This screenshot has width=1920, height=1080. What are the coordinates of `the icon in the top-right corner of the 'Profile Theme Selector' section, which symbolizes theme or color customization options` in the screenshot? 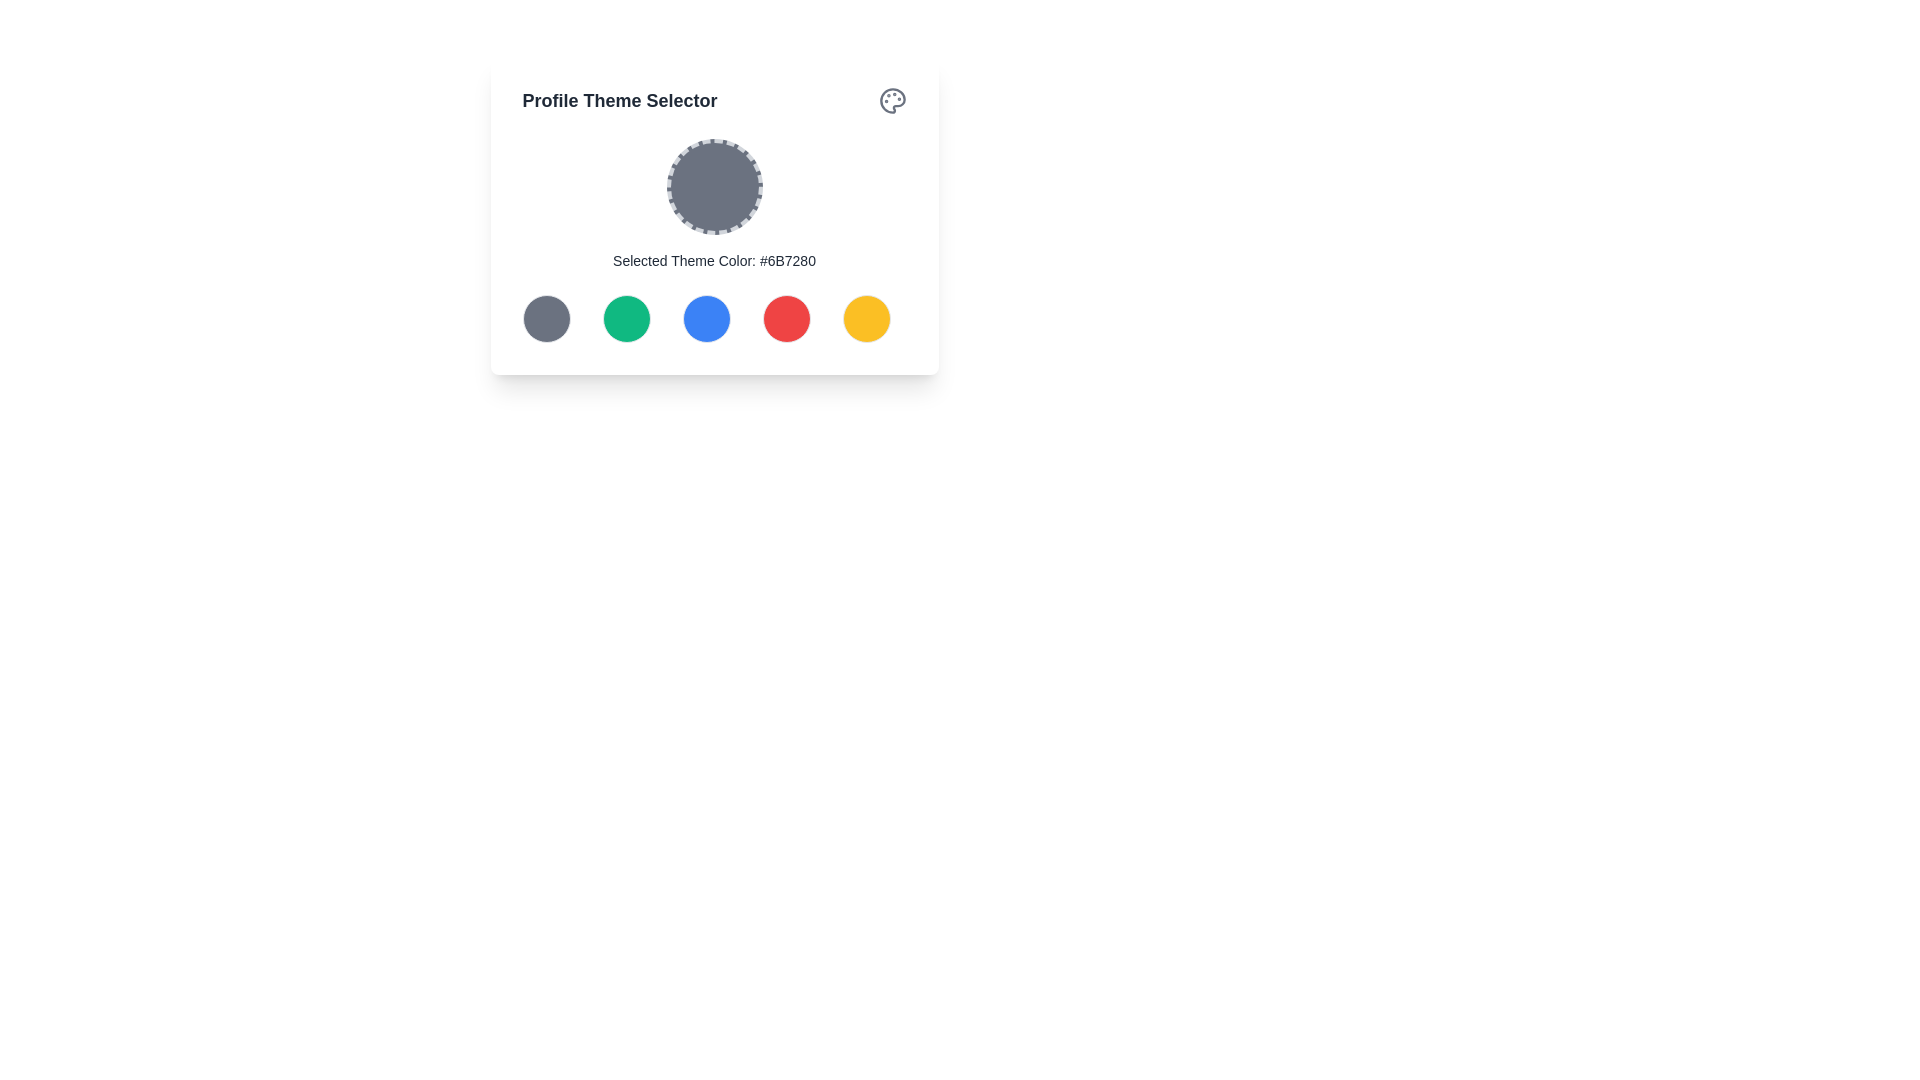 It's located at (891, 100).